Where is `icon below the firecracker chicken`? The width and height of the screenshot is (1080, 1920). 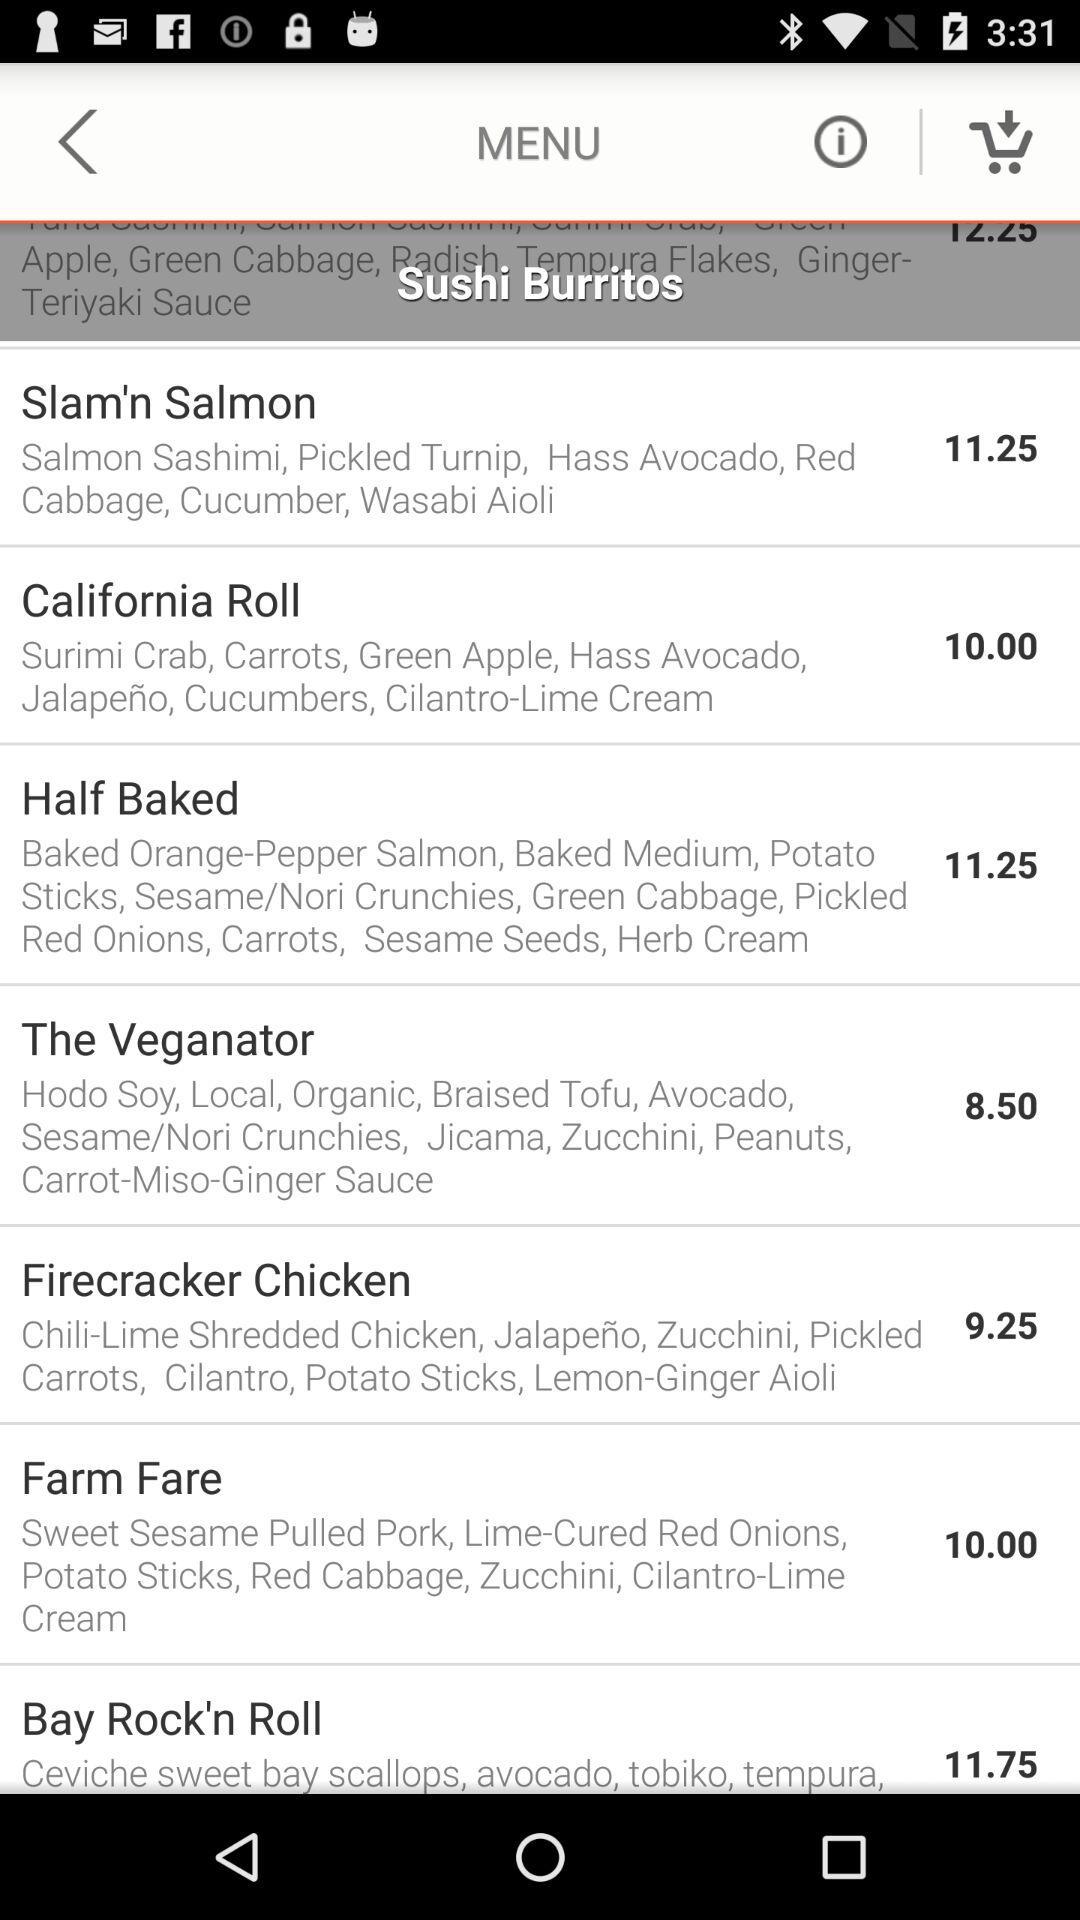
icon below the firecracker chicken is located at coordinates (482, 1354).